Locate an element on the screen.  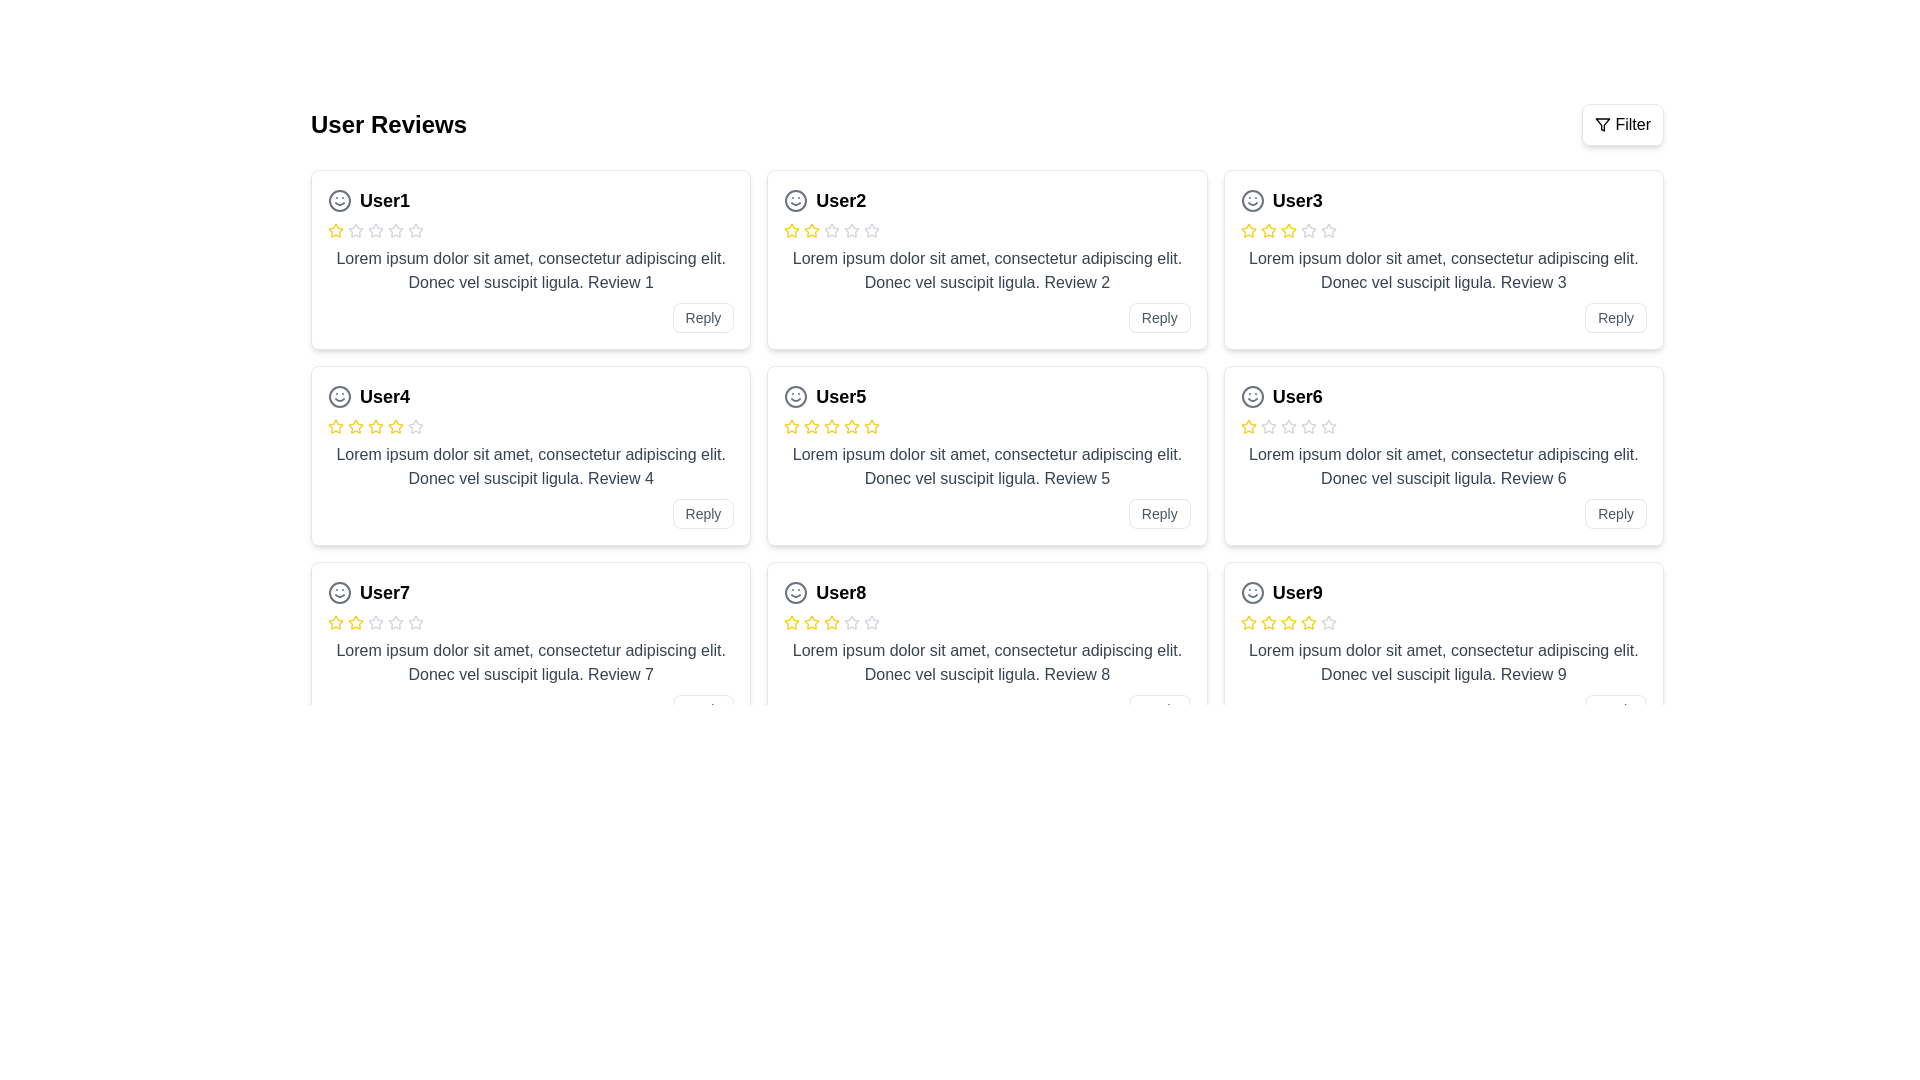
Circular SVG graphic element that serves as the outer shape for the smiley face icon within the 'User8' card by opening the browser console is located at coordinates (795, 592).